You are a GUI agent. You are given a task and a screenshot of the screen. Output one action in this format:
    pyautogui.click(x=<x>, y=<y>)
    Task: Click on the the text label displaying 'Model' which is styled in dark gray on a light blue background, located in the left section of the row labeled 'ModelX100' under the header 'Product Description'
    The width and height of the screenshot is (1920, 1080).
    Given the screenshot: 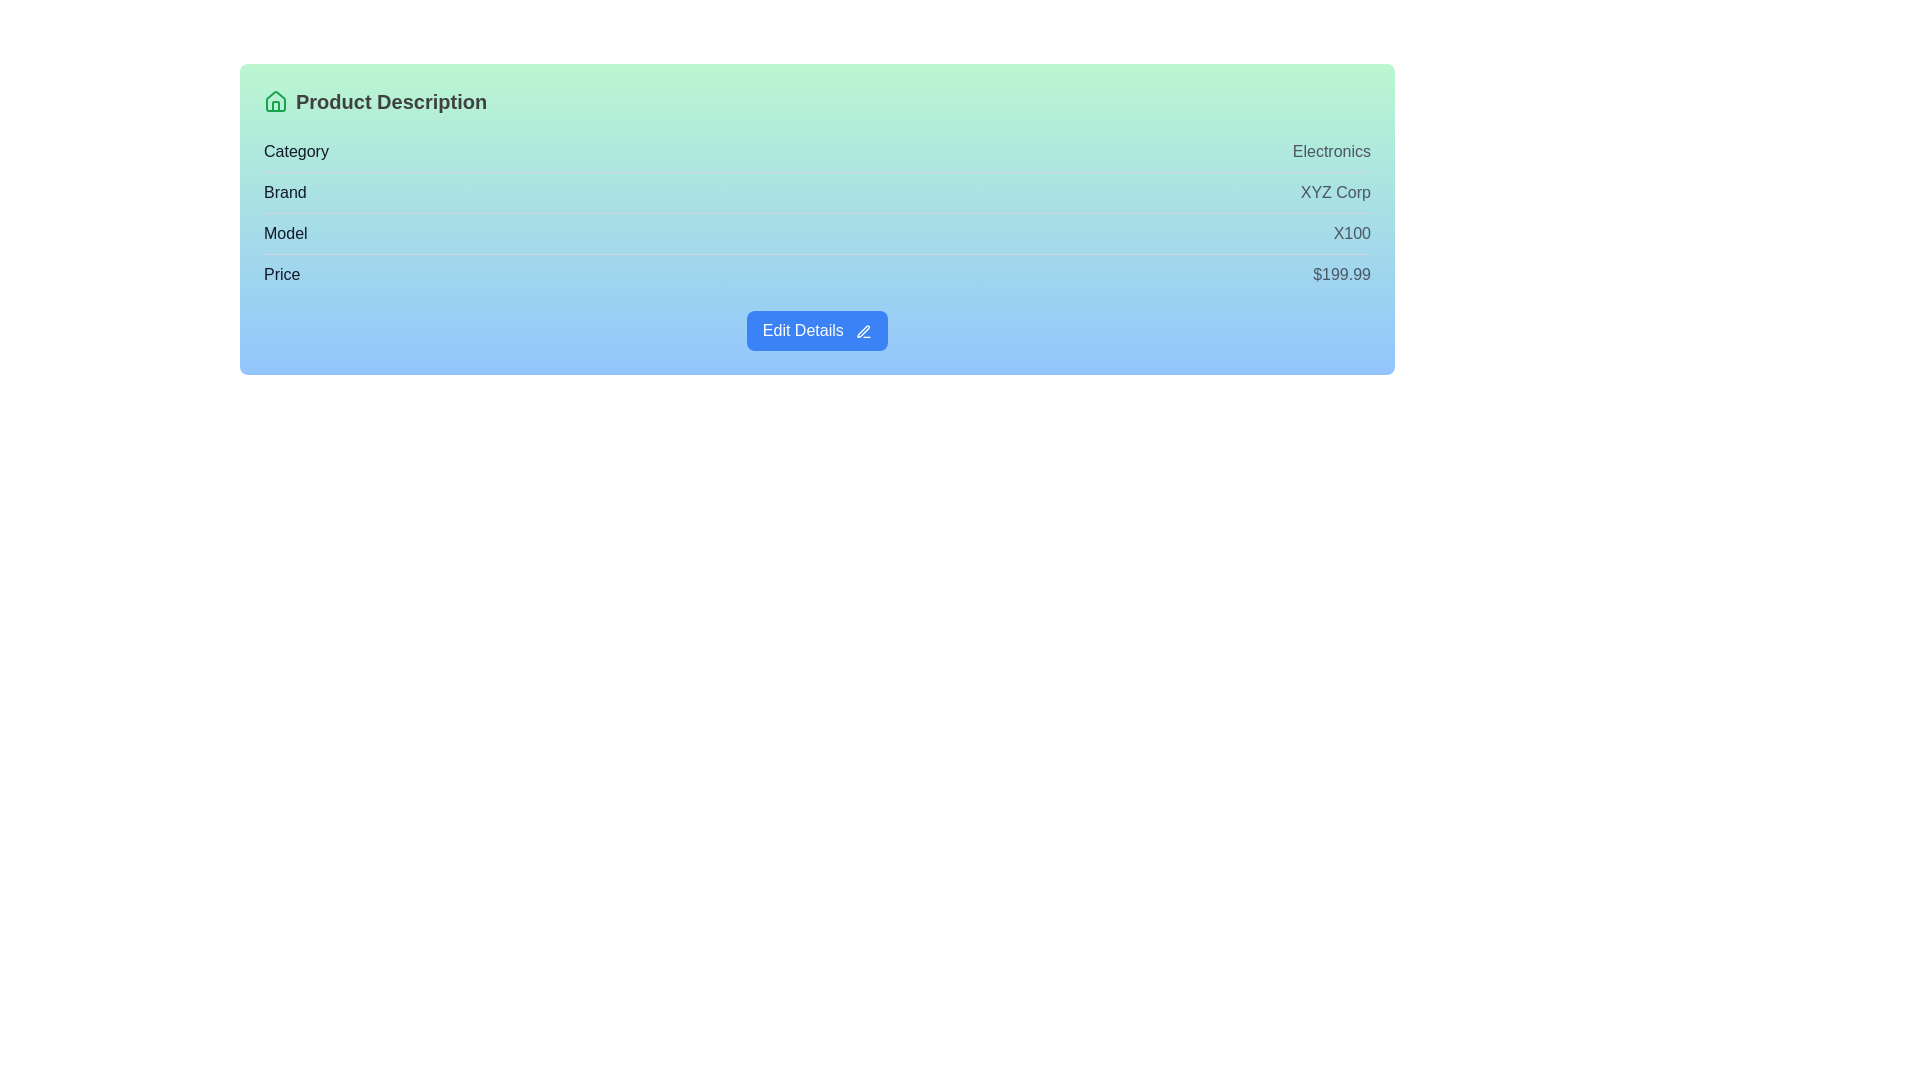 What is the action you would take?
    pyautogui.click(x=284, y=233)
    